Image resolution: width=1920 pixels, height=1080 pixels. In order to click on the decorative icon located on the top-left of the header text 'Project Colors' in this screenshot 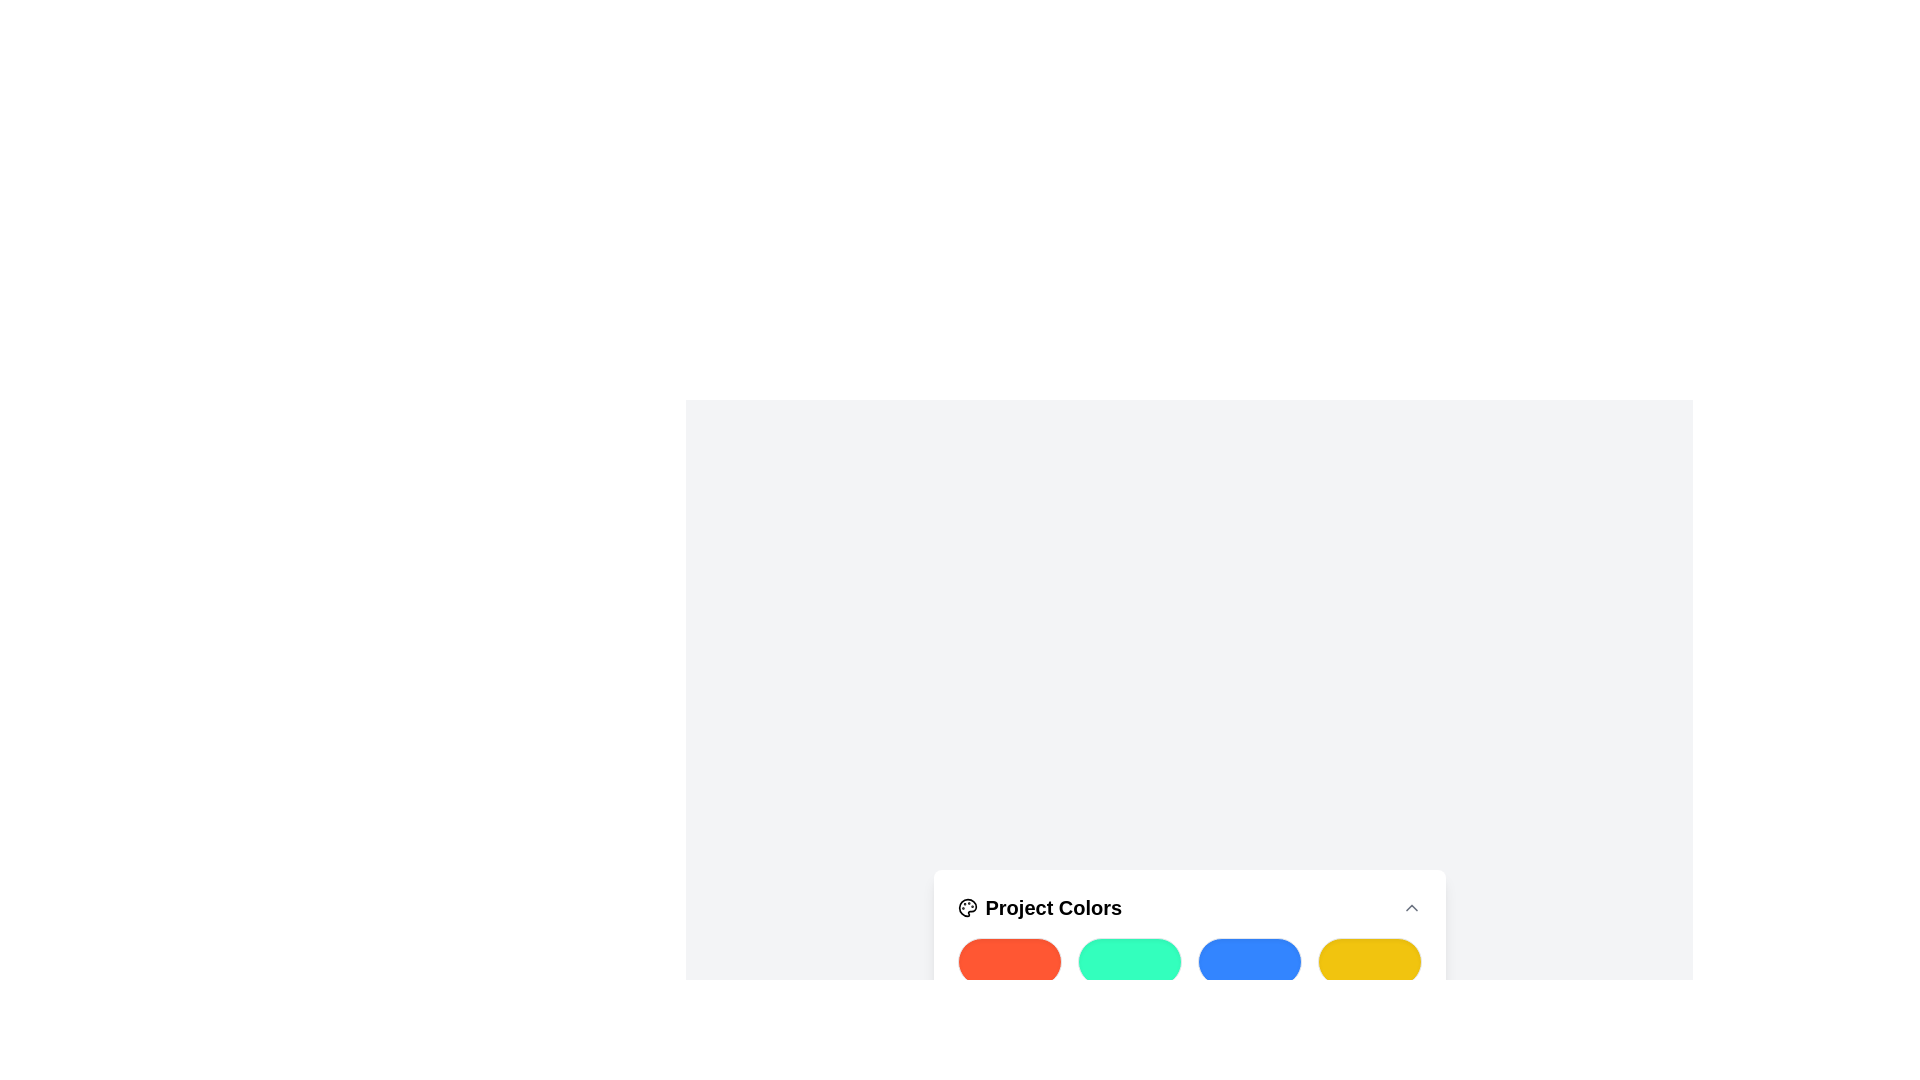, I will do `click(967, 907)`.